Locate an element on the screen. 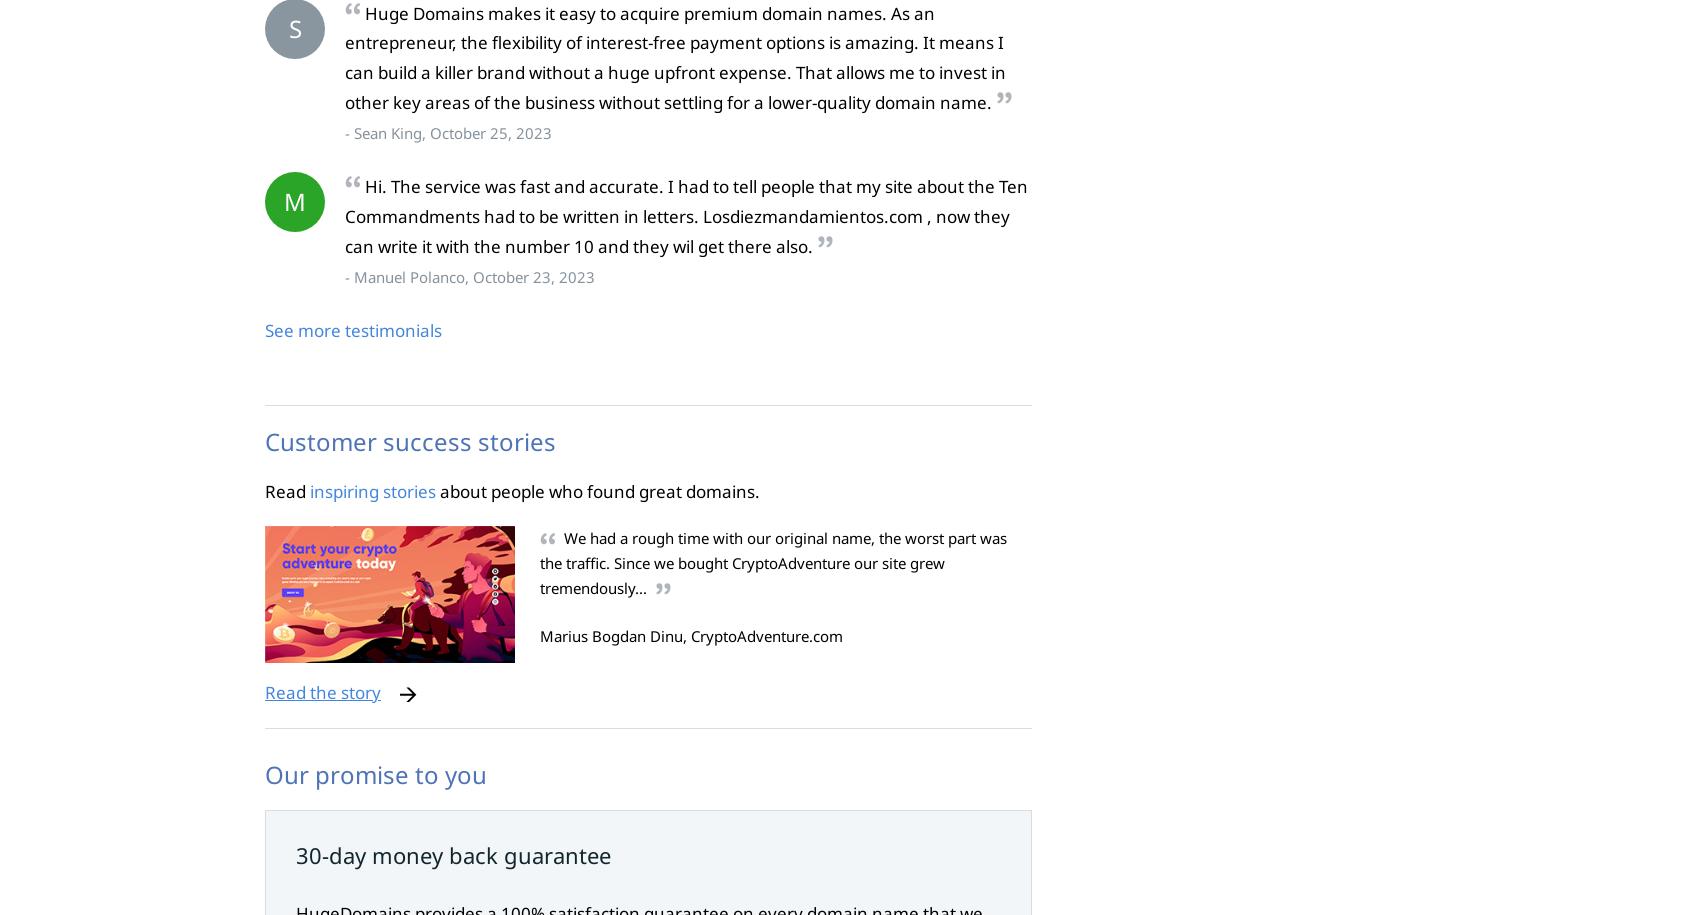  '30-day money back guarantee' is located at coordinates (453, 853).